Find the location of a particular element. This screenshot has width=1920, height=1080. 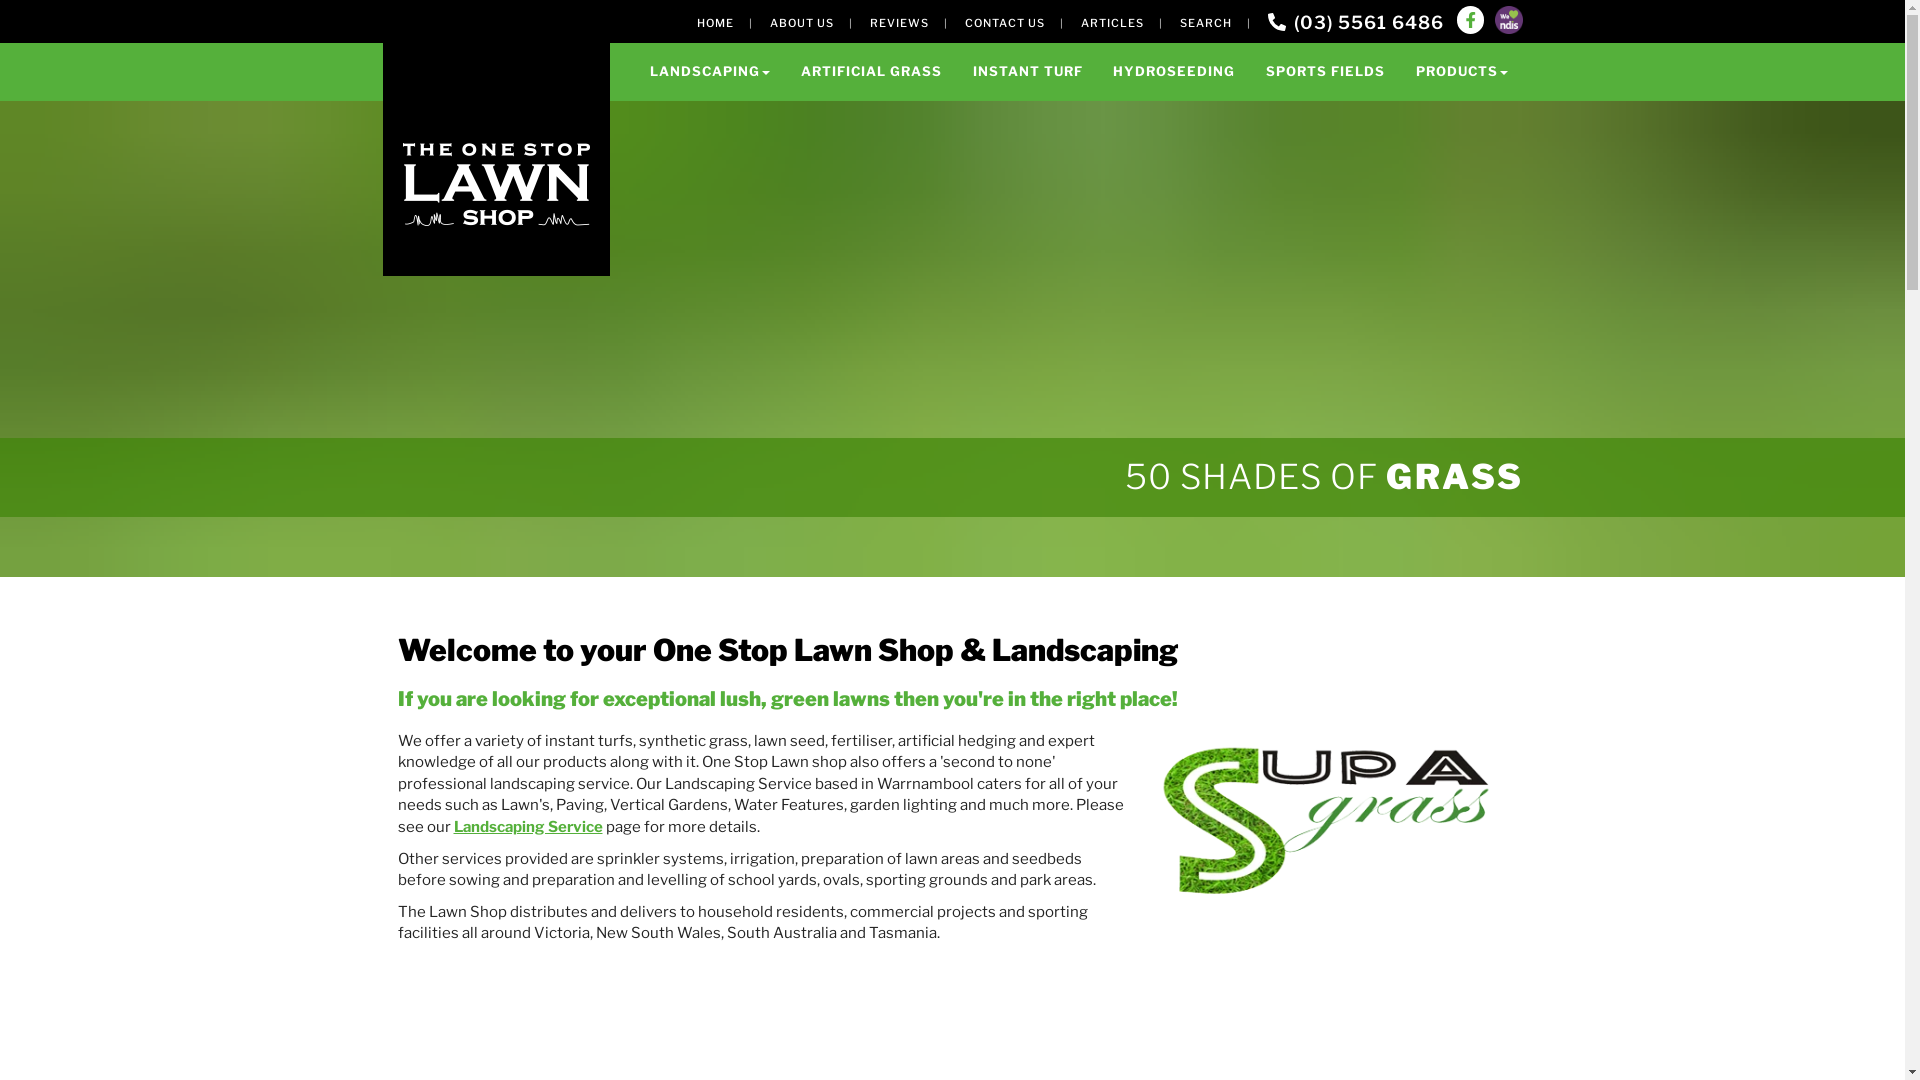

'ABOUT US' is located at coordinates (801, 23).